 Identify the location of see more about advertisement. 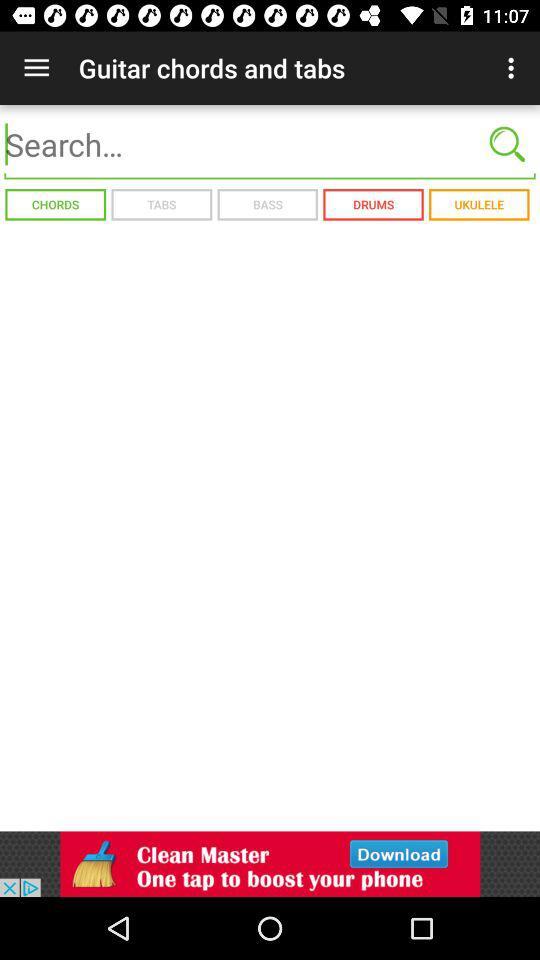
(270, 863).